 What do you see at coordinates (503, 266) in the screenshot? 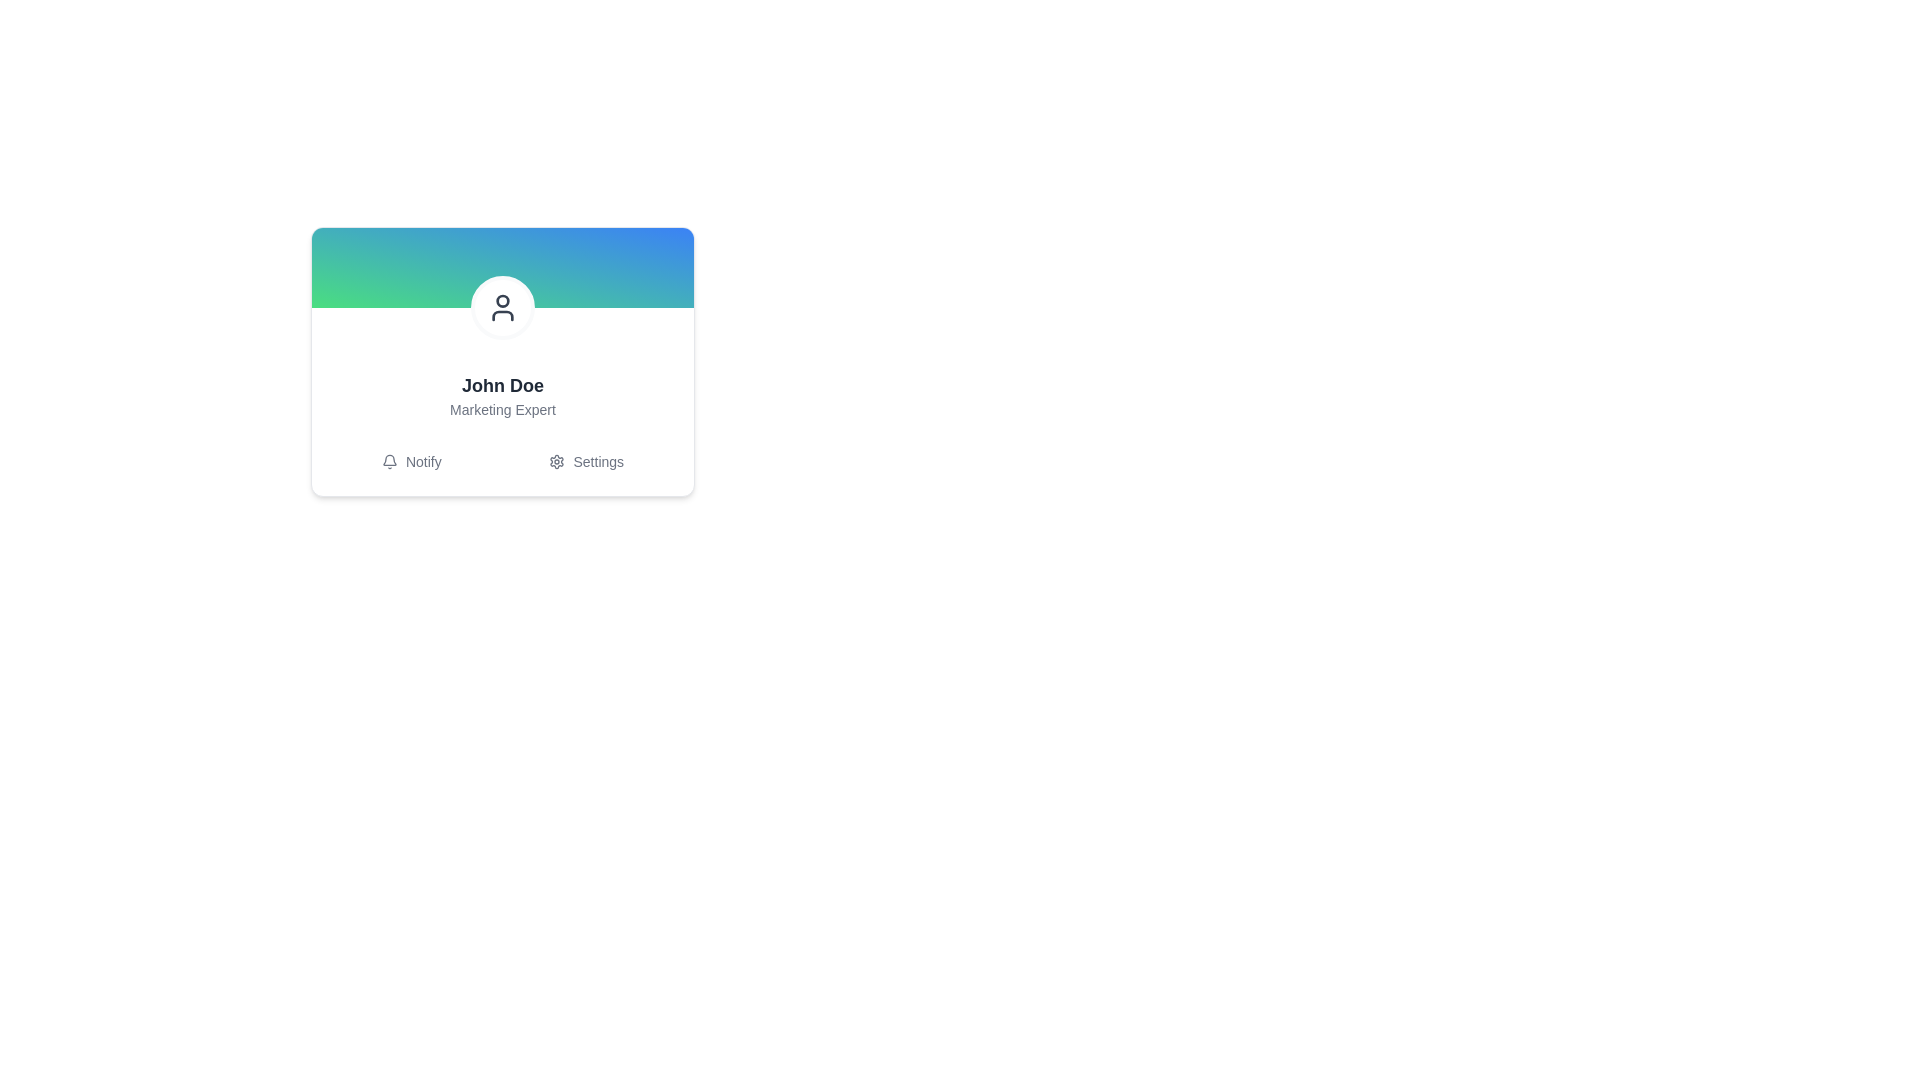
I see `the Decorative banner located at the top of the card, which features a vibrant gradient background transitioning from green to blue and partially overlaps the user avatar icon` at bounding box center [503, 266].